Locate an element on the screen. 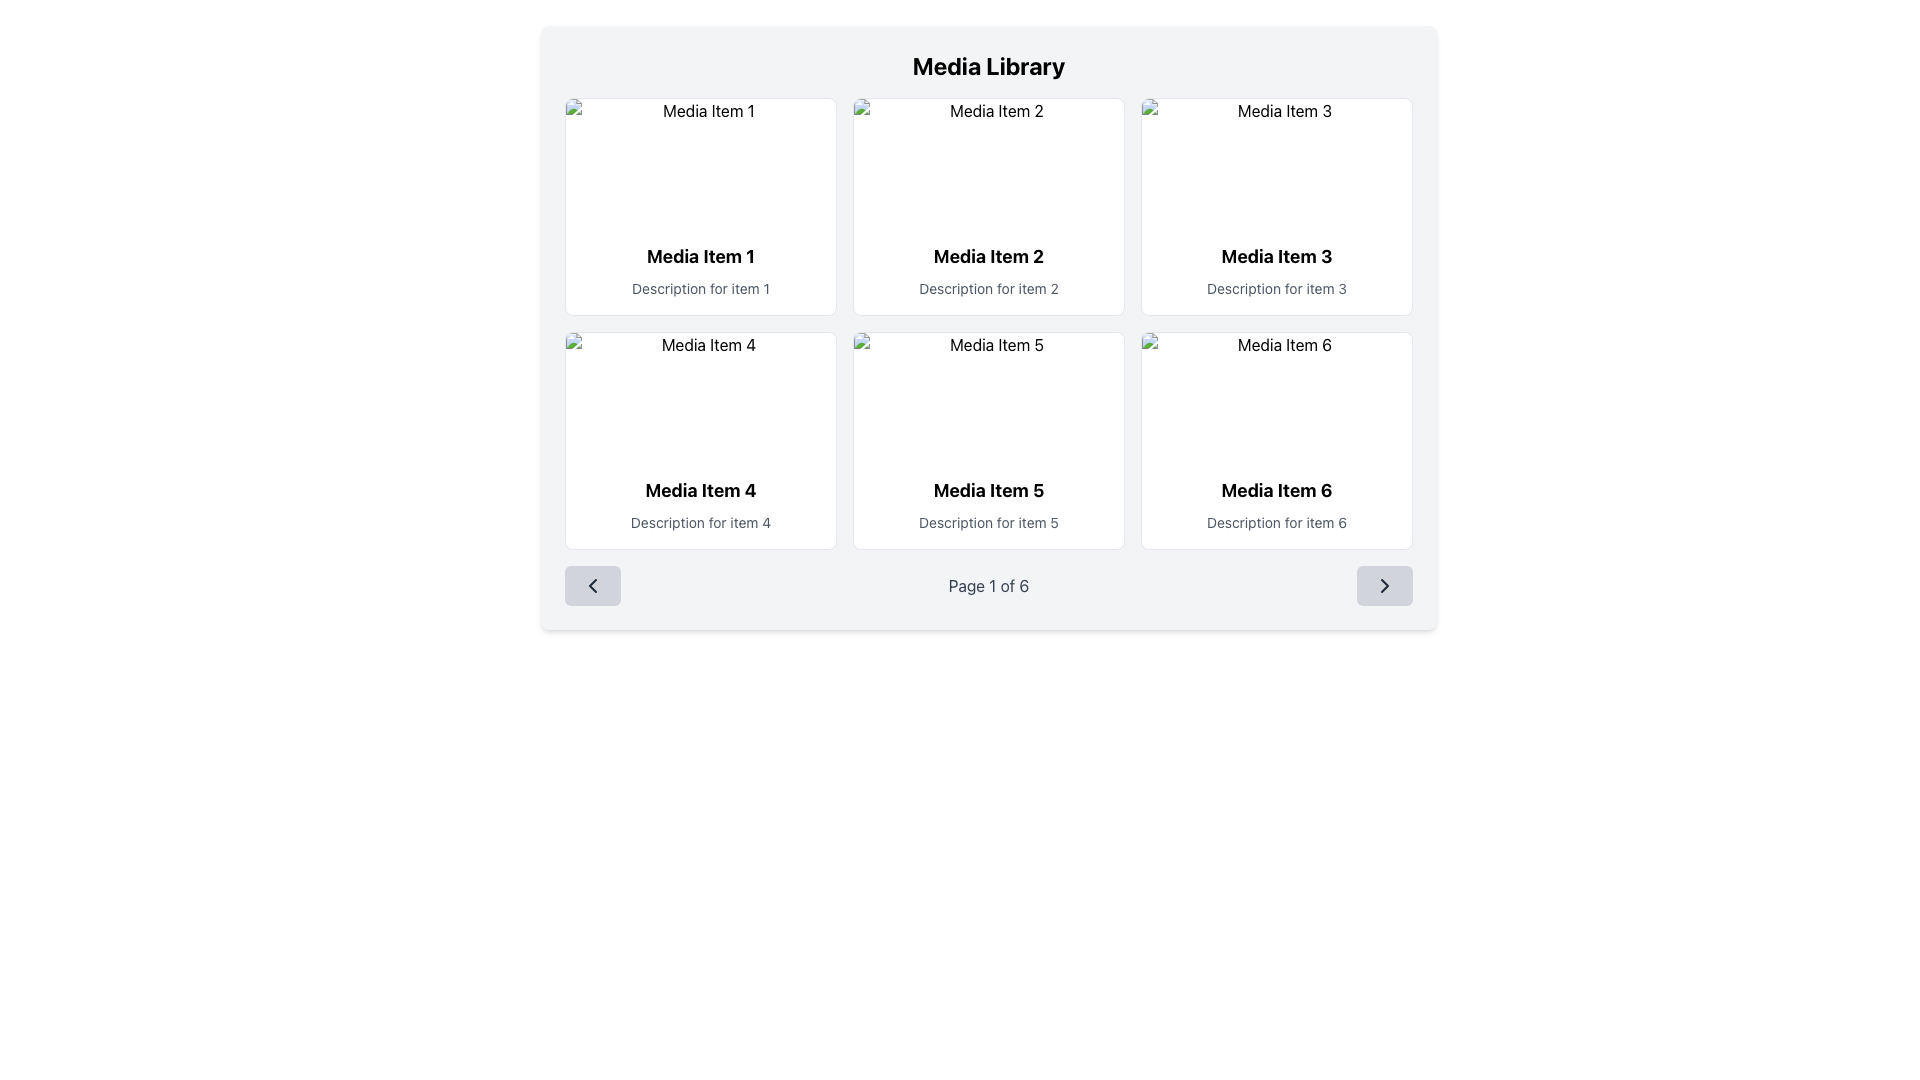 The width and height of the screenshot is (1920, 1080). the Text Display (Title and Subtitle Pair) located in the bottom-right corner of the grid, which is the sixth item in a 3x2 arrangement is located at coordinates (1275, 504).